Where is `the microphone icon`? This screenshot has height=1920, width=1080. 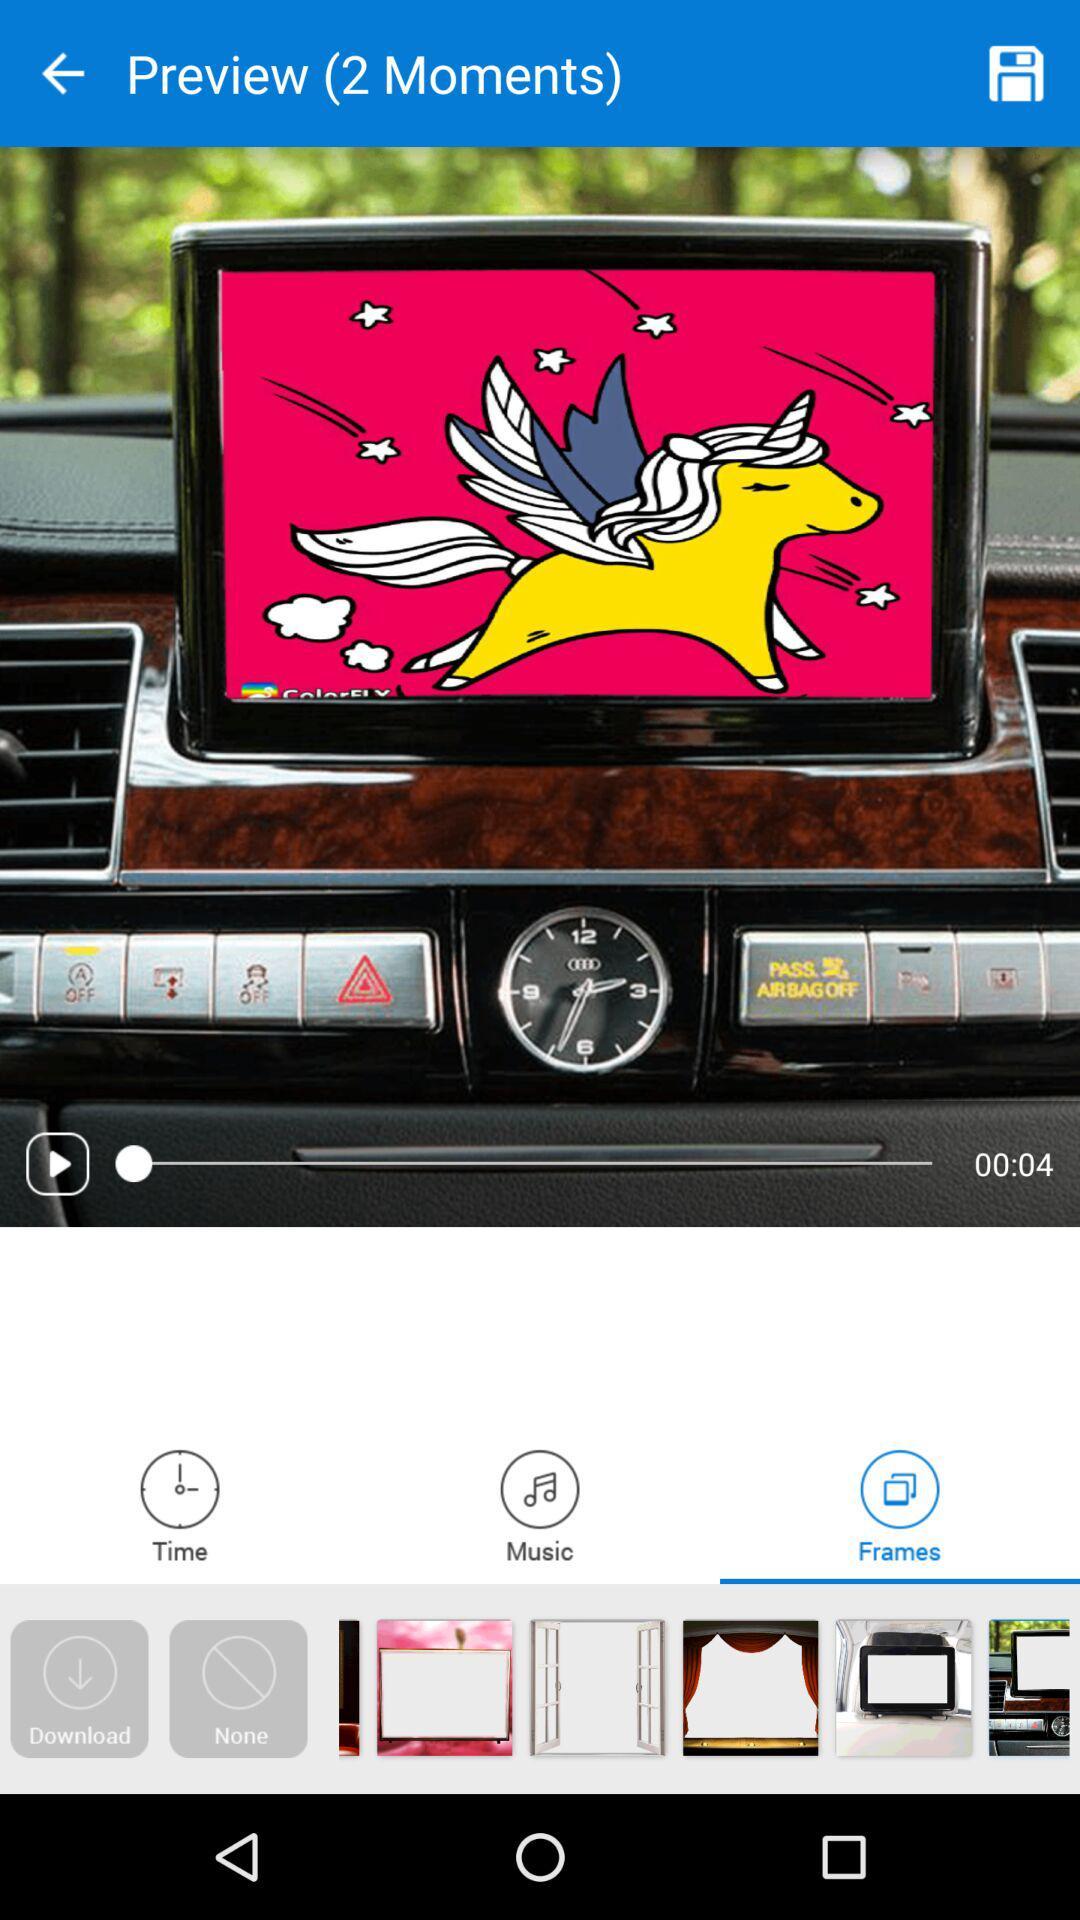
the microphone icon is located at coordinates (540, 1505).